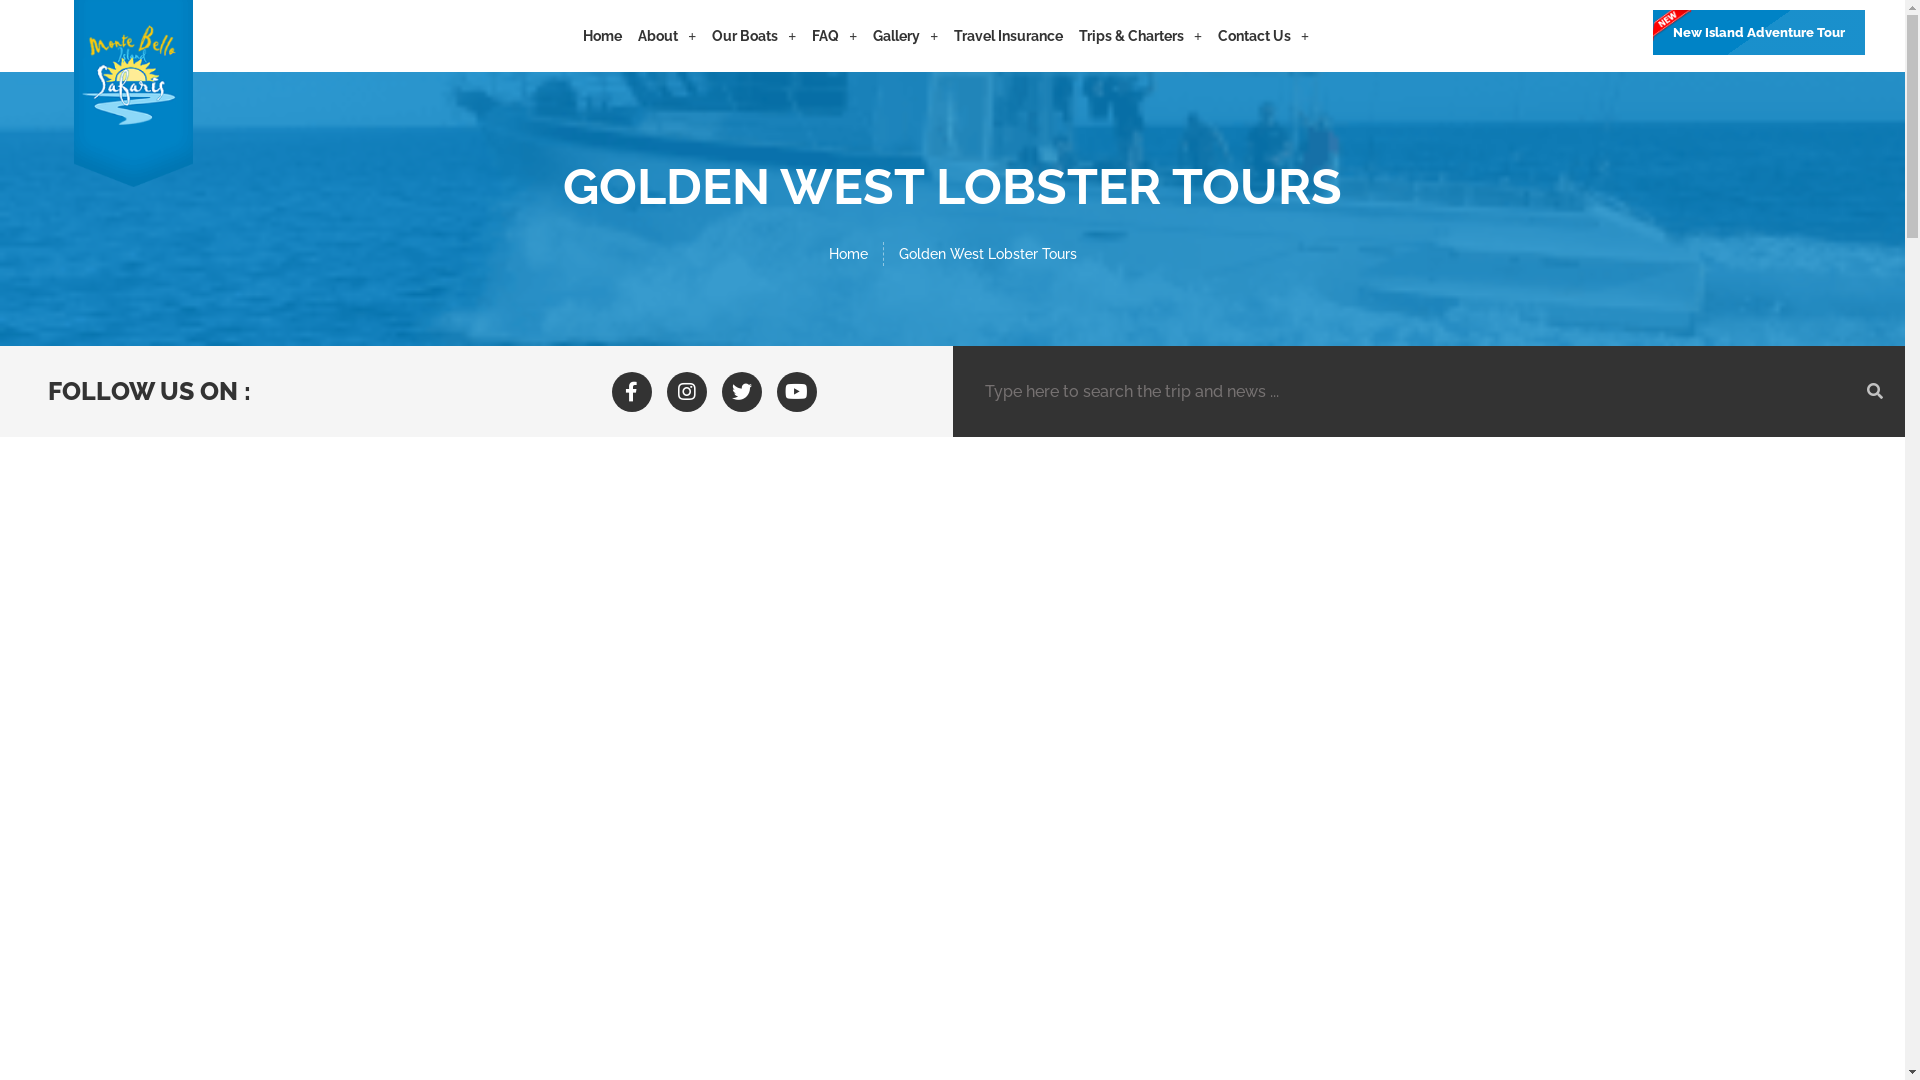 The width and height of the screenshot is (1920, 1080). I want to click on 'Gallery', so click(904, 35).